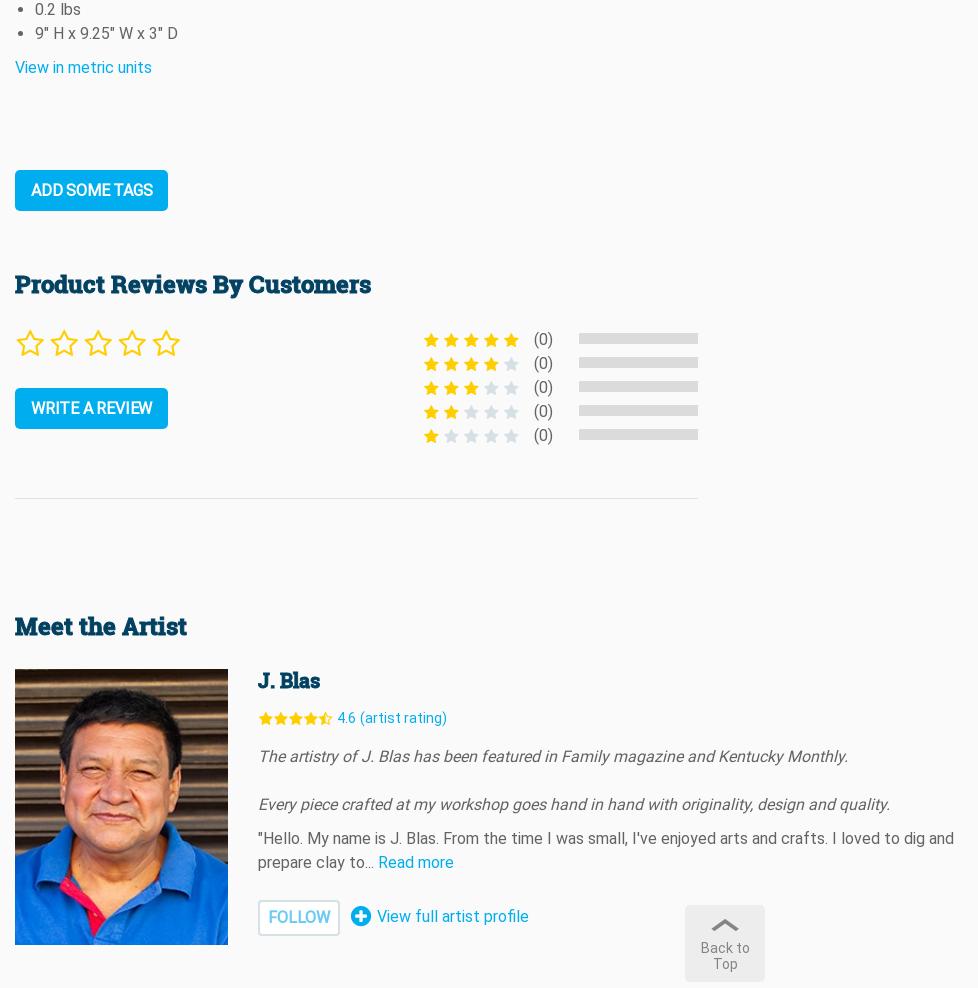 This screenshot has width=978, height=988. What do you see at coordinates (106, 31) in the screenshot?
I see `'9" H x 9.25" W x 3" D'` at bounding box center [106, 31].